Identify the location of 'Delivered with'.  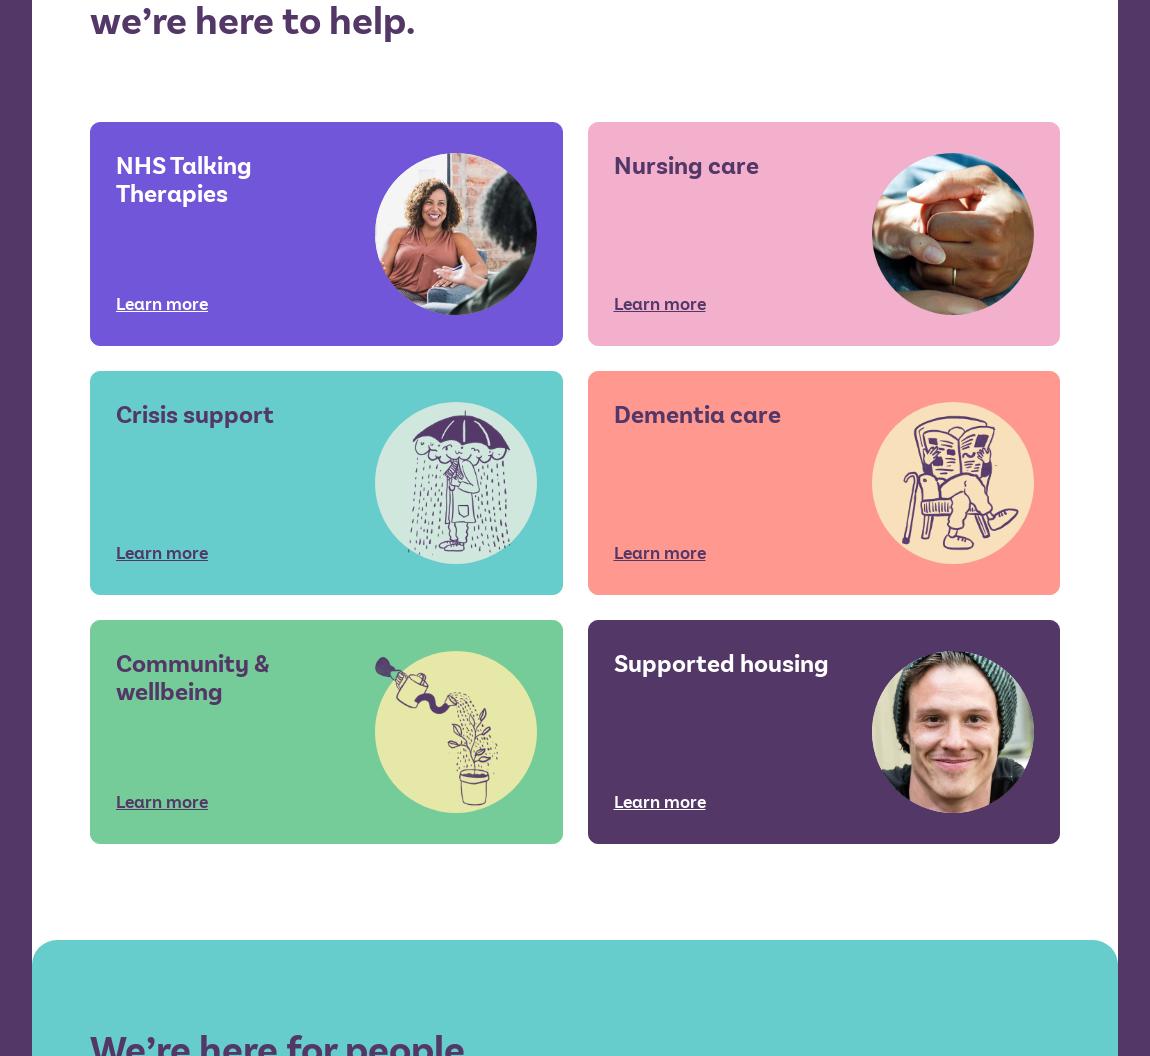
(986, 920).